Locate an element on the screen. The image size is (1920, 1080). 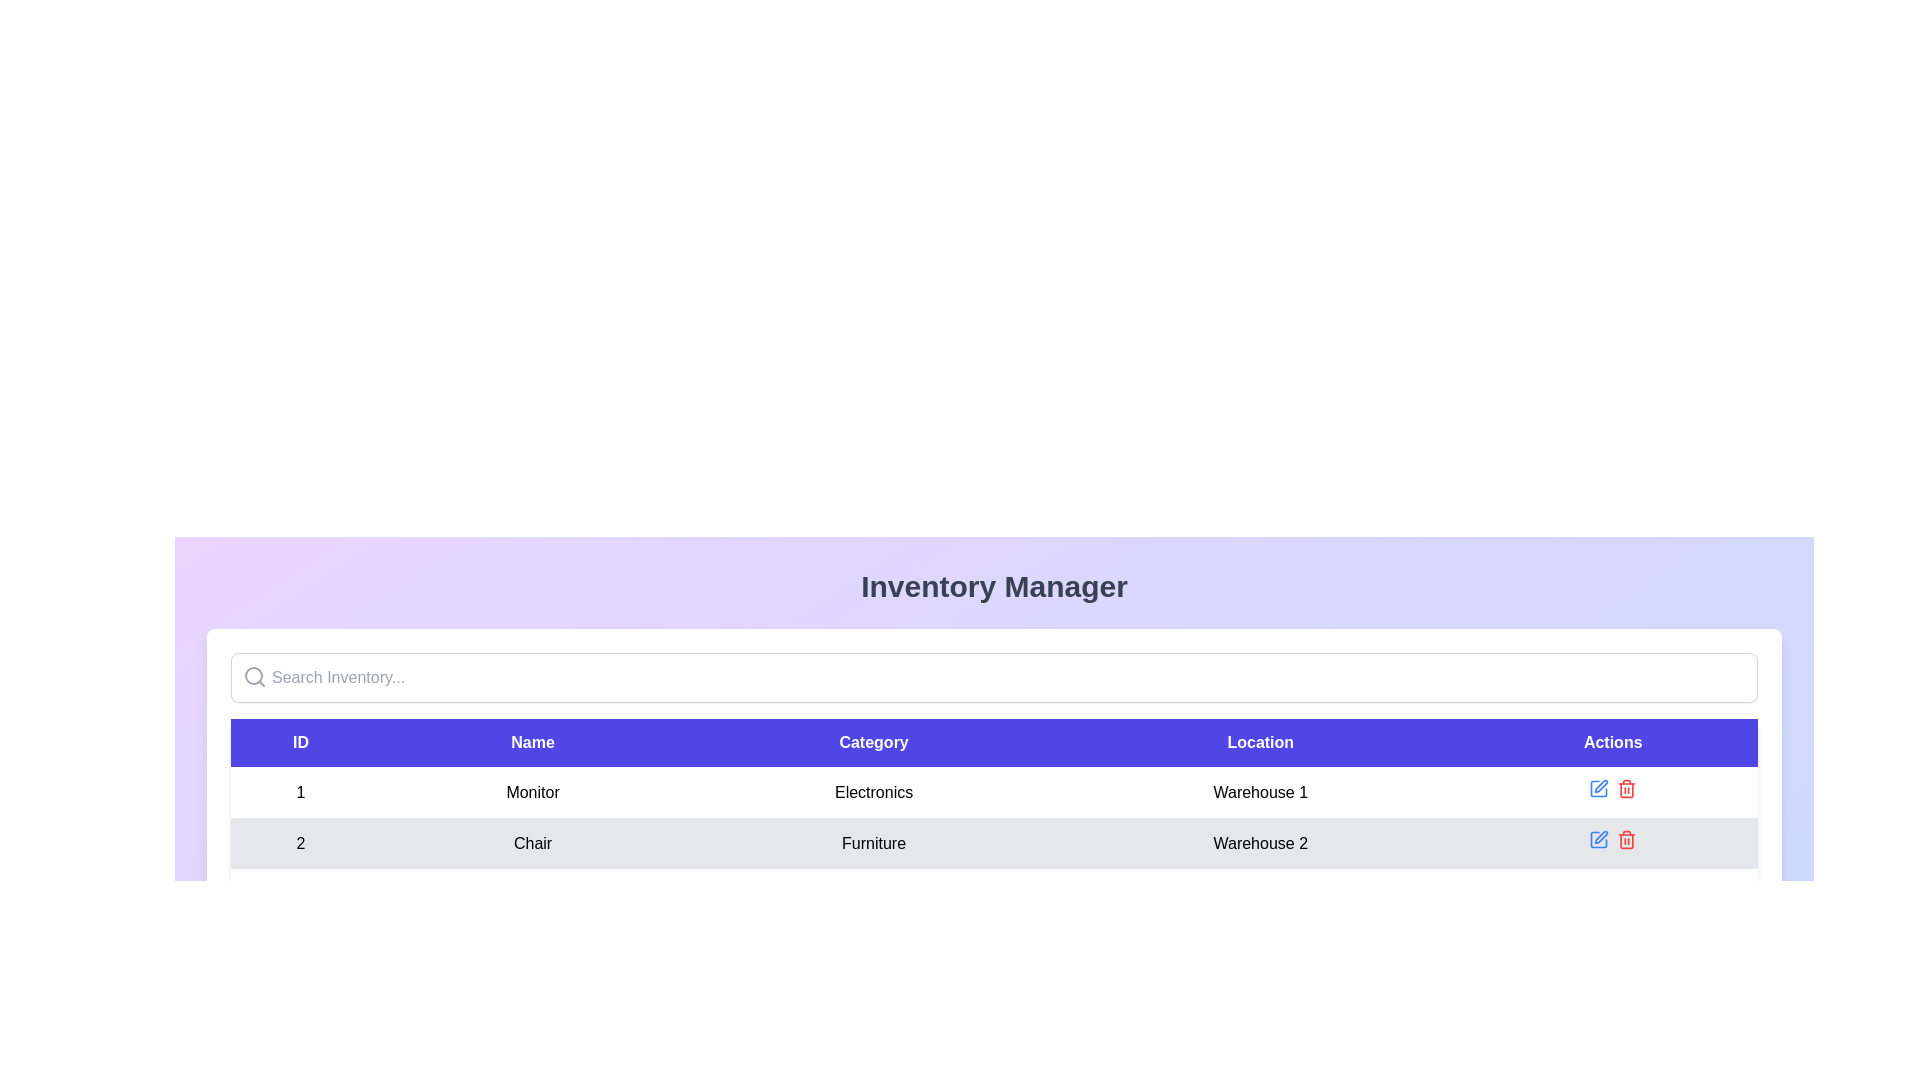
the SVG circle that represents the lens of the magnifying glass in the search icon, which has a gray outer stroke and white inner area, located to the left of the input box at the top of the interface is located at coordinates (253, 675).